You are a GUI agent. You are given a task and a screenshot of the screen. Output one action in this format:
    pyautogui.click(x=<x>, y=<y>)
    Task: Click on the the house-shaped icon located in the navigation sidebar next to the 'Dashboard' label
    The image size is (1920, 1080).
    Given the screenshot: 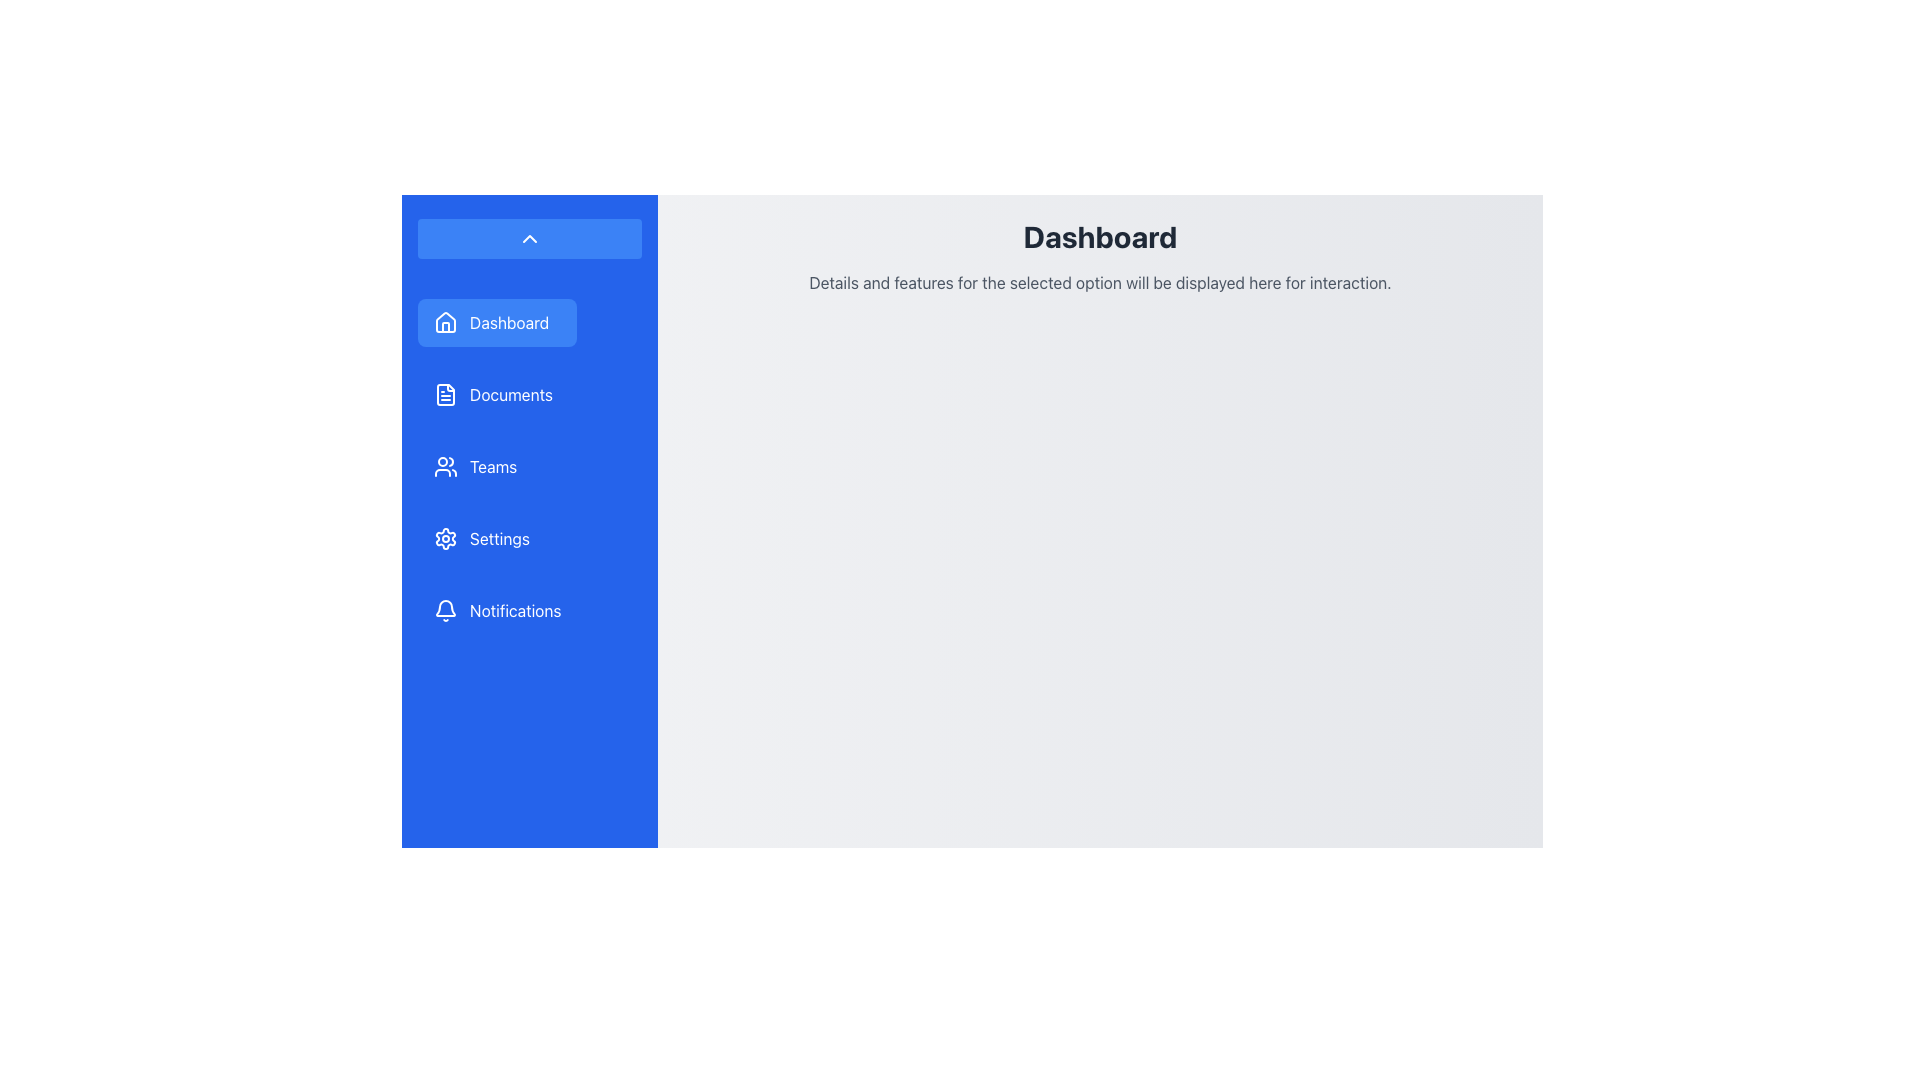 What is the action you would take?
    pyautogui.click(x=445, y=320)
    